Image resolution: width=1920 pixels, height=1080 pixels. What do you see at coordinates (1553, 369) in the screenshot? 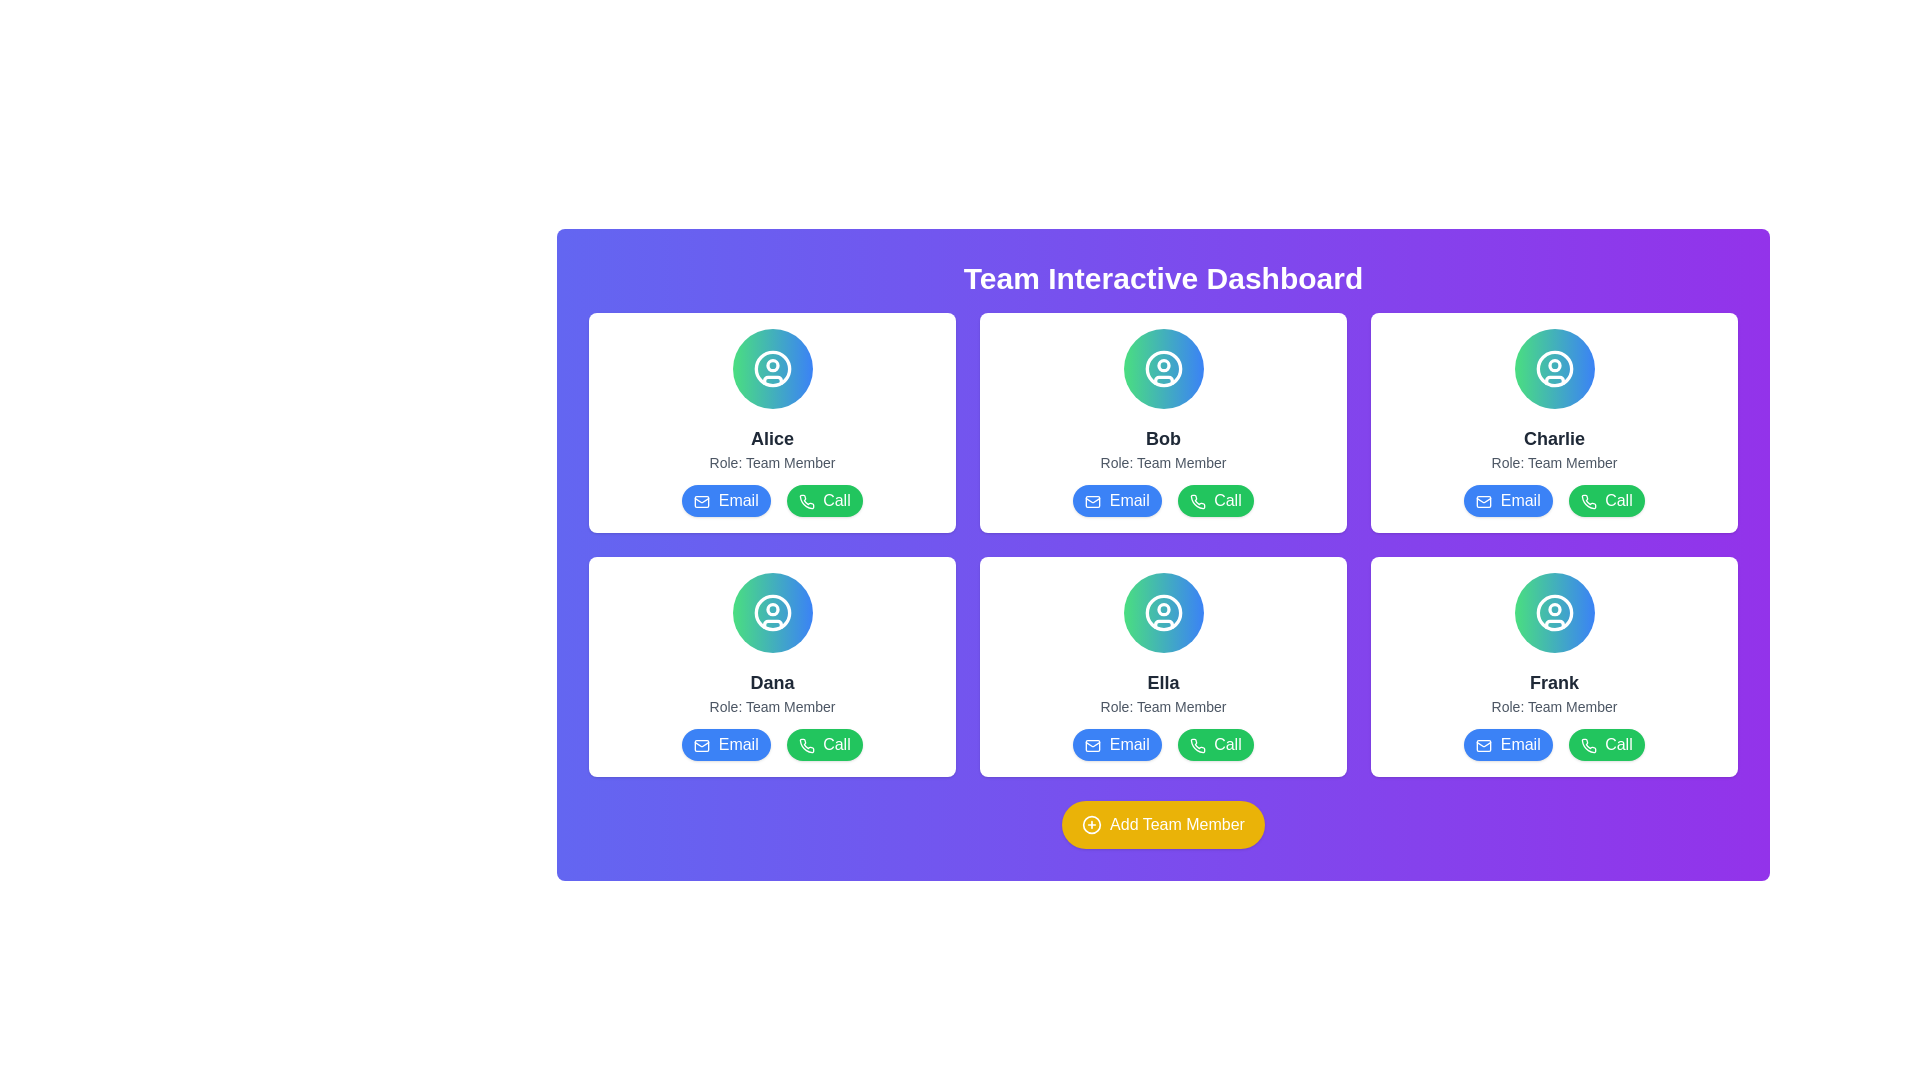
I see `the circular user profile icon with a white outline, located in the top right card of the dashboard, which is centered above the text 'Charlie: Role: Team Member'` at bounding box center [1553, 369].